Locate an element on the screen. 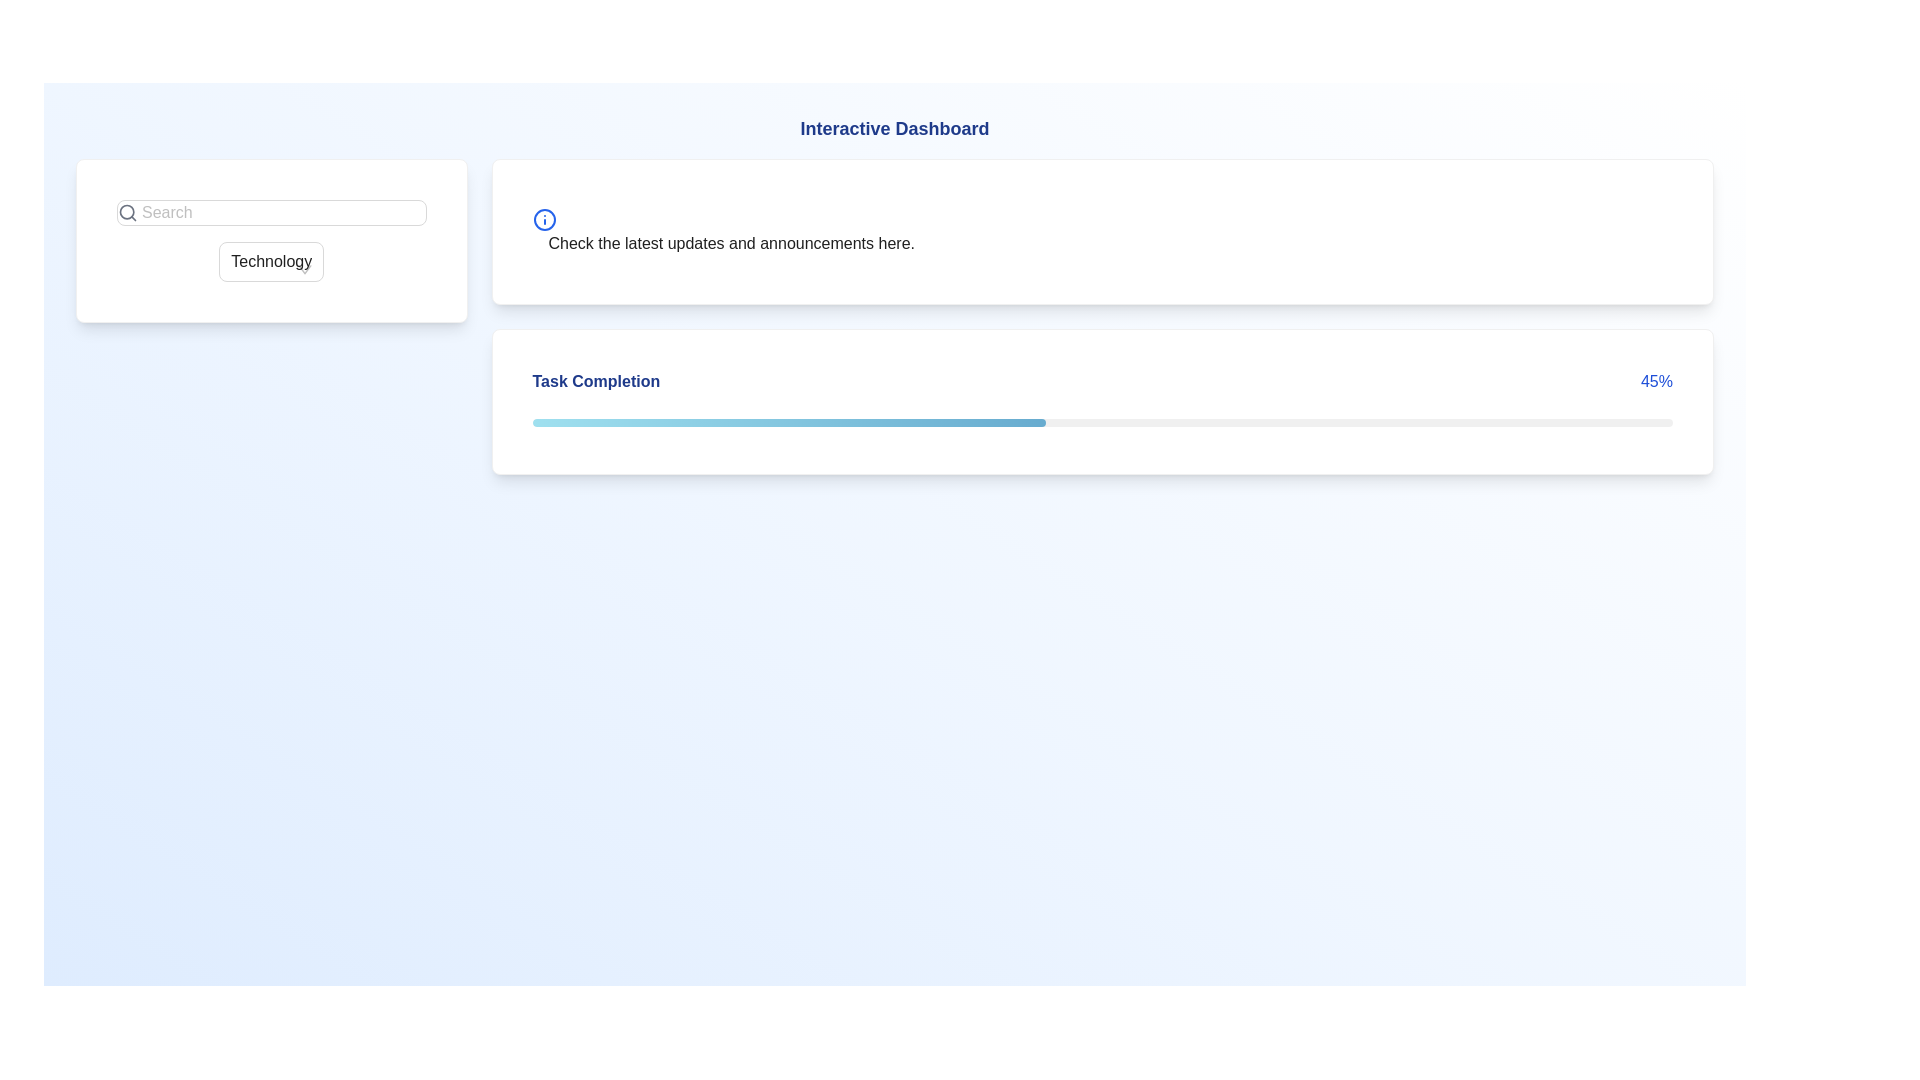 This screenshot has height=1080, width=1920. the non-interactive icon (circle component) located at the top-right card containing the text 'Check the latest updates and announcements here.' is located at coordinates (544, 219).